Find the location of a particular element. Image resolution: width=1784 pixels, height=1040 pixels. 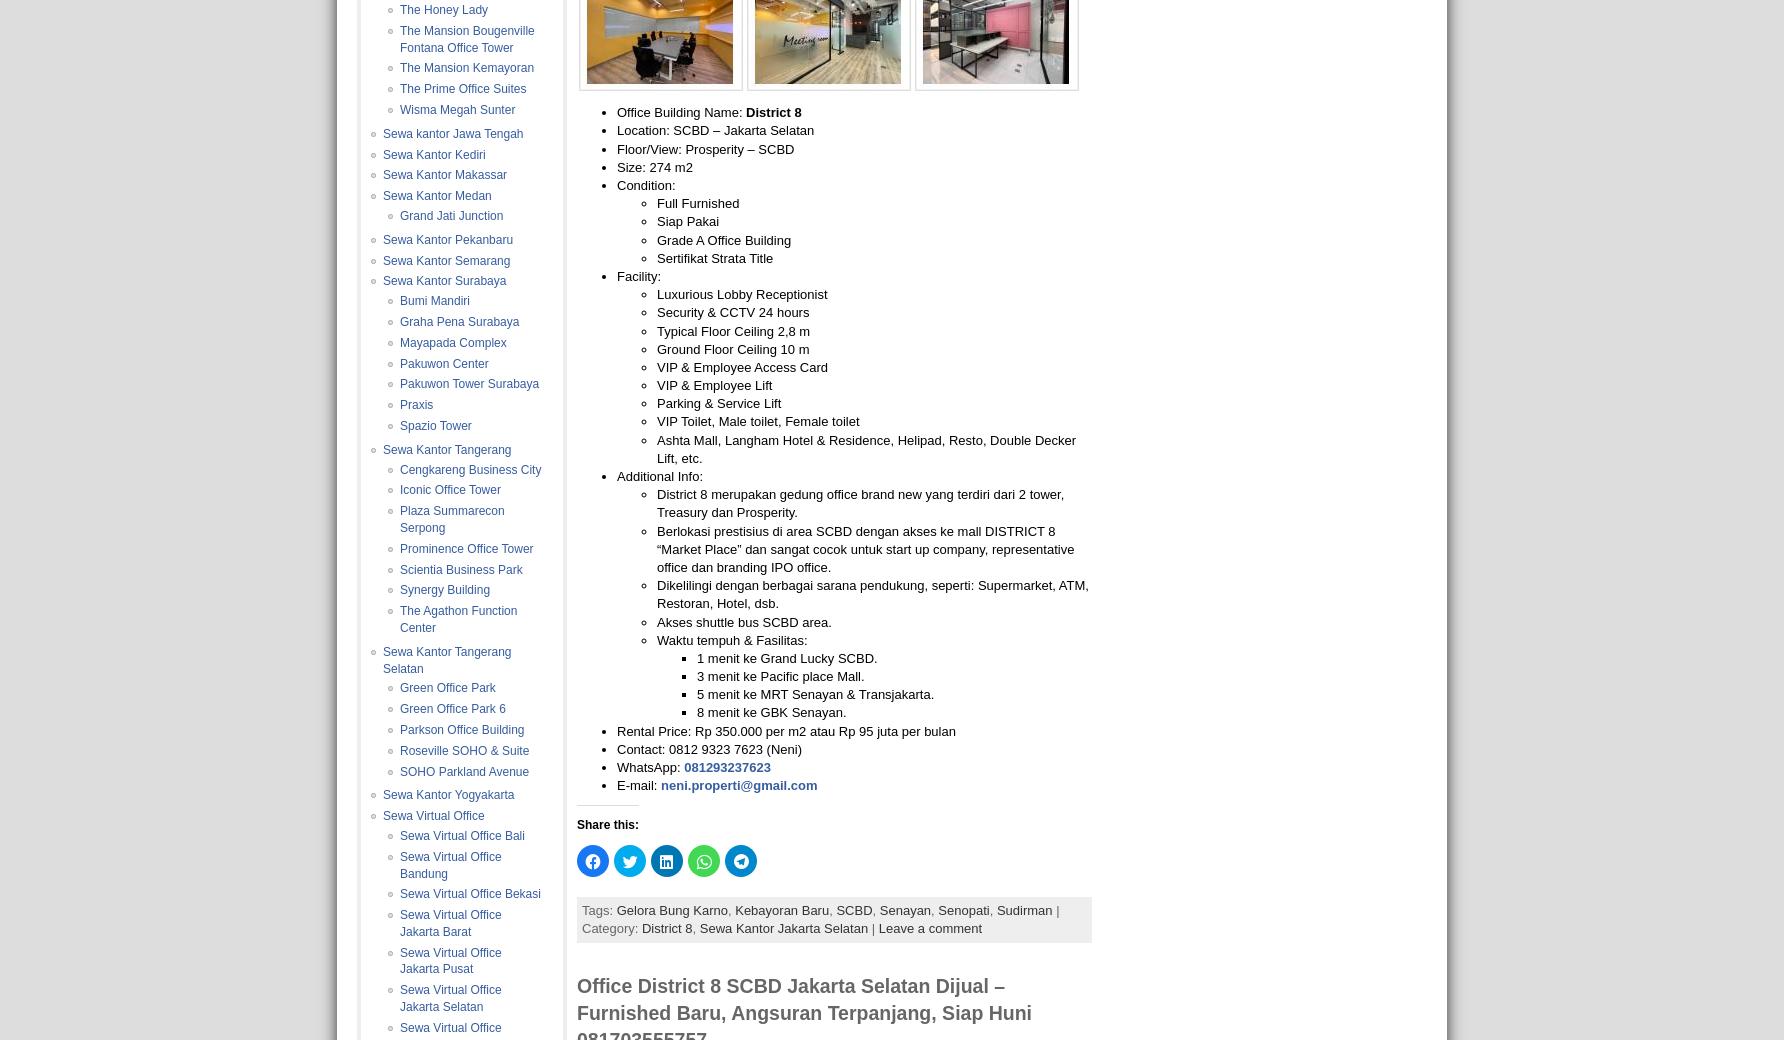

'Ground Floor Ceiling 10 m' is located at coordinates (733, 347).